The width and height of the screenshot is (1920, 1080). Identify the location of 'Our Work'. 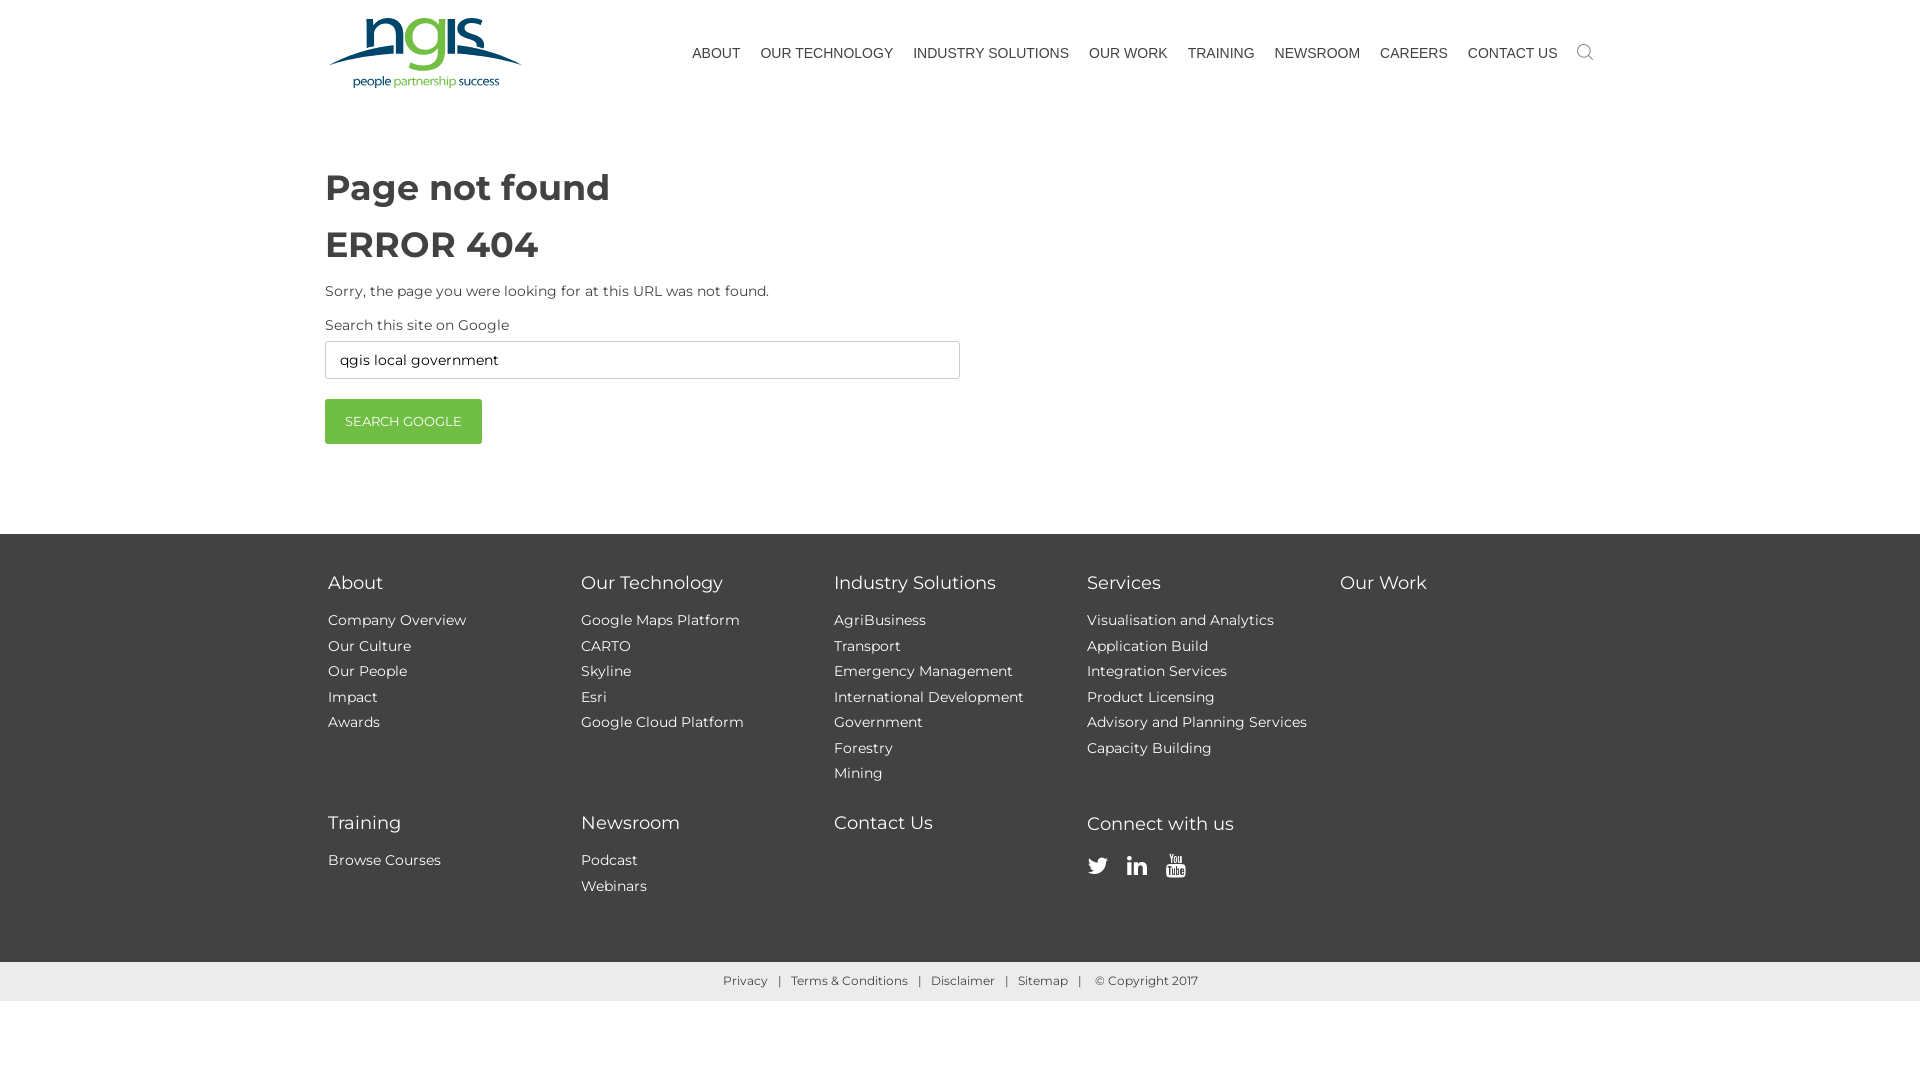
(1382, 582).